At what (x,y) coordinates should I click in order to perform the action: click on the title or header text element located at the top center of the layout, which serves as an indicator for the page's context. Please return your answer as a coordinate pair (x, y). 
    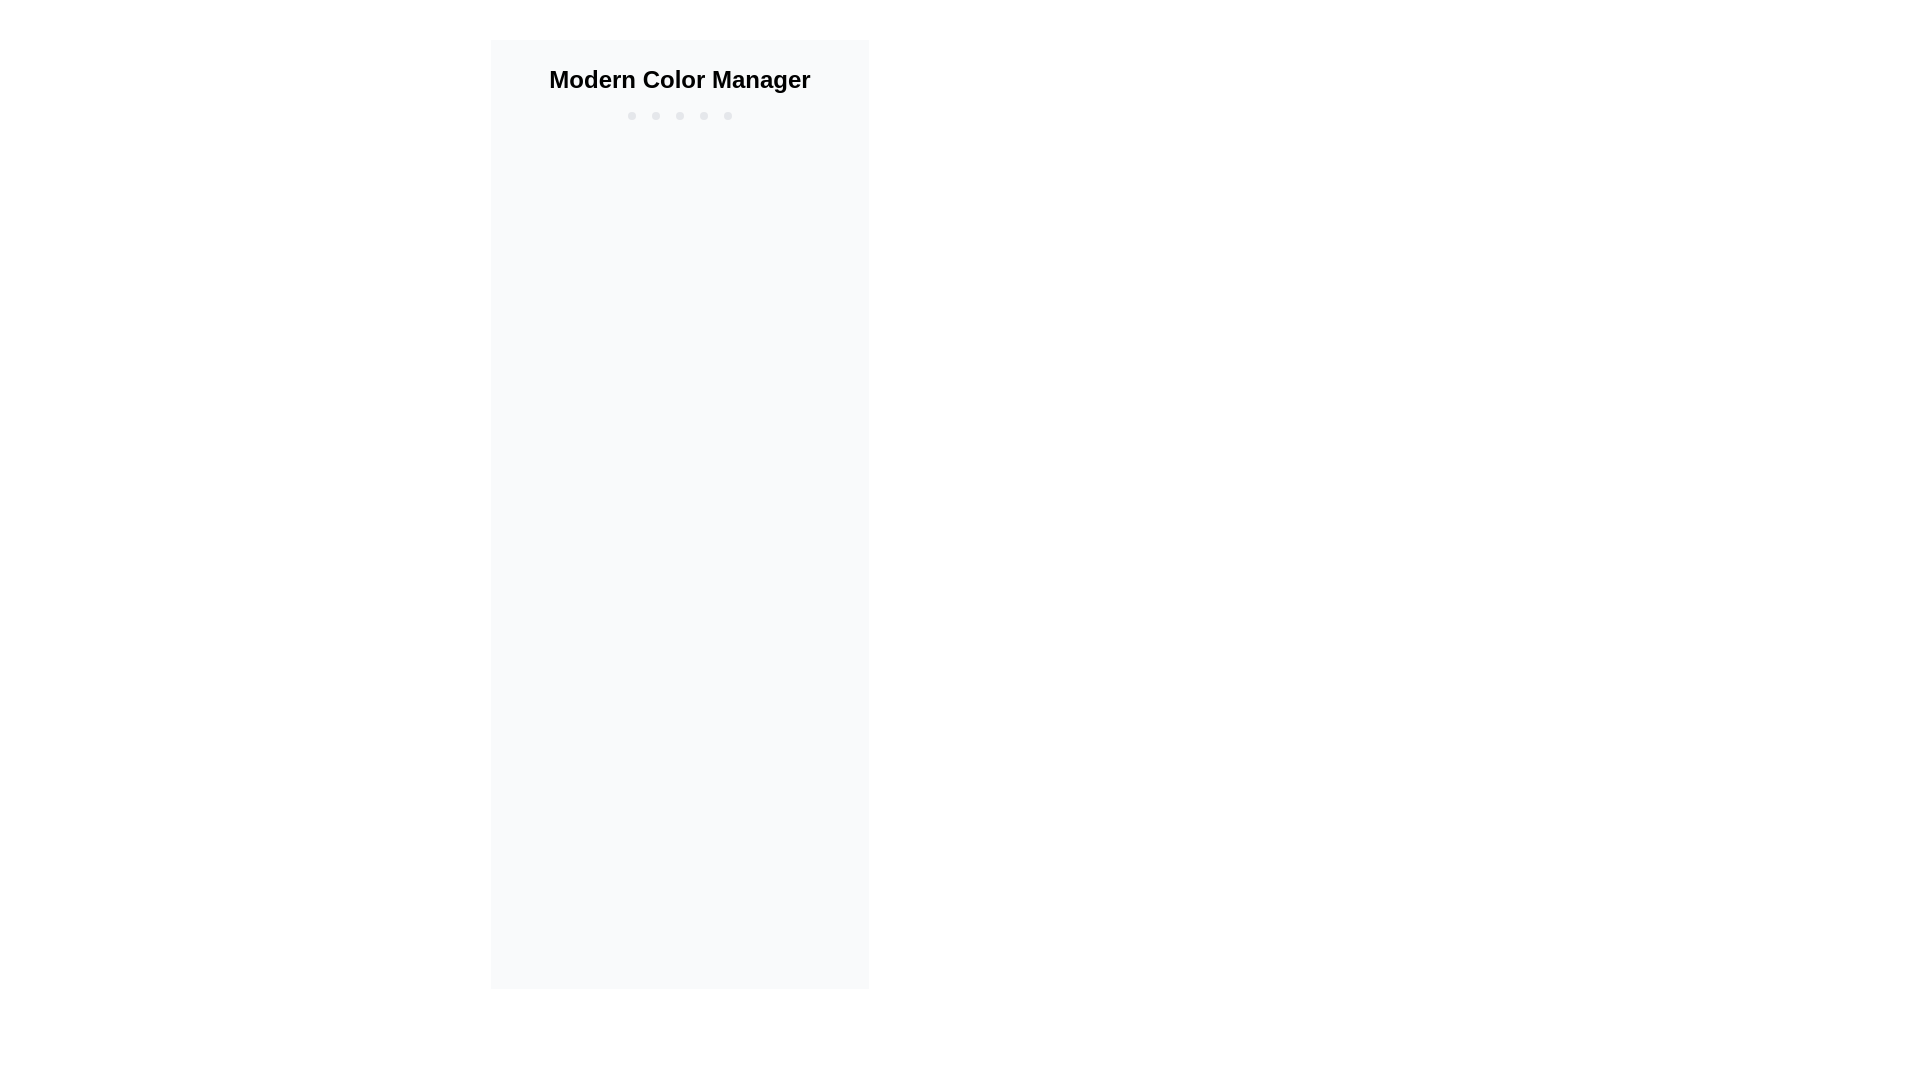
    Looking at the image, I should click on (680, 79).